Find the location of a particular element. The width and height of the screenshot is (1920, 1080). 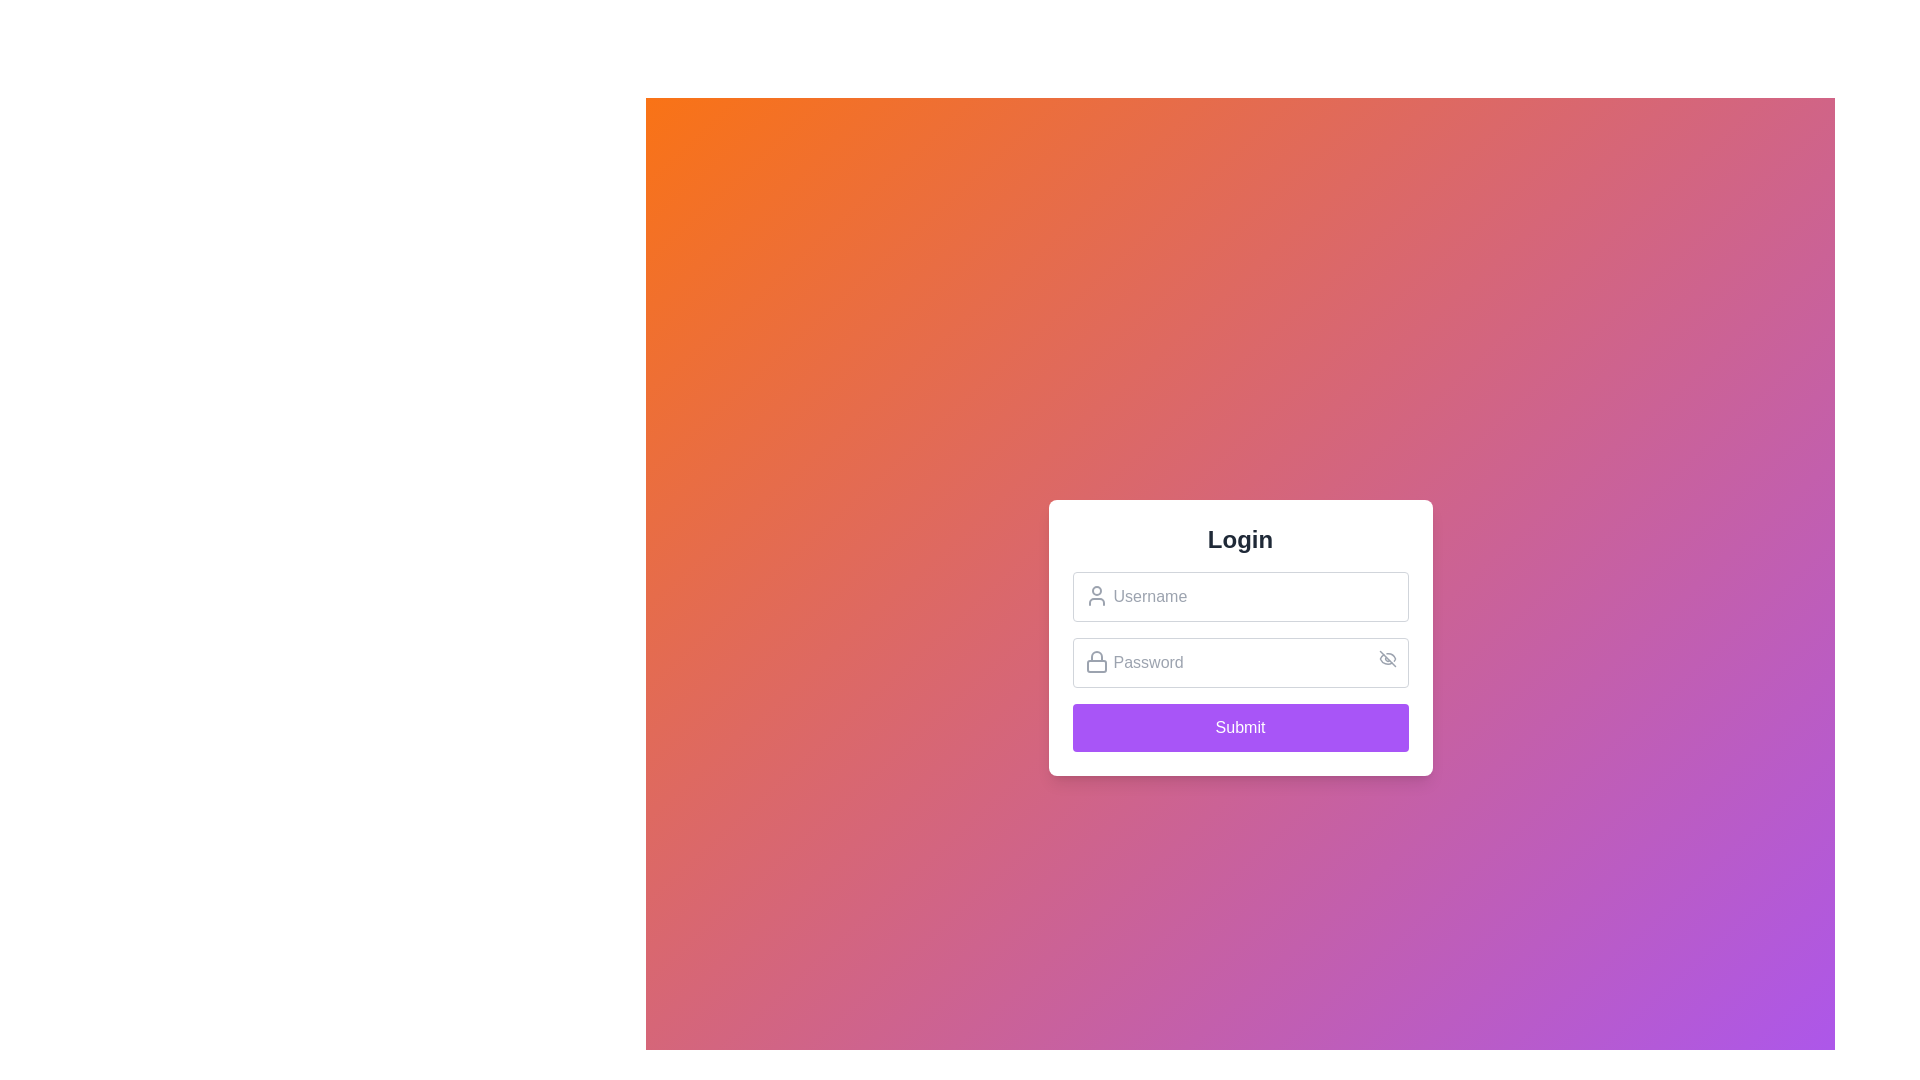

the small gray button with an eye icon located at the top-right corner of the password input field is located at coordinates (1386, 659).